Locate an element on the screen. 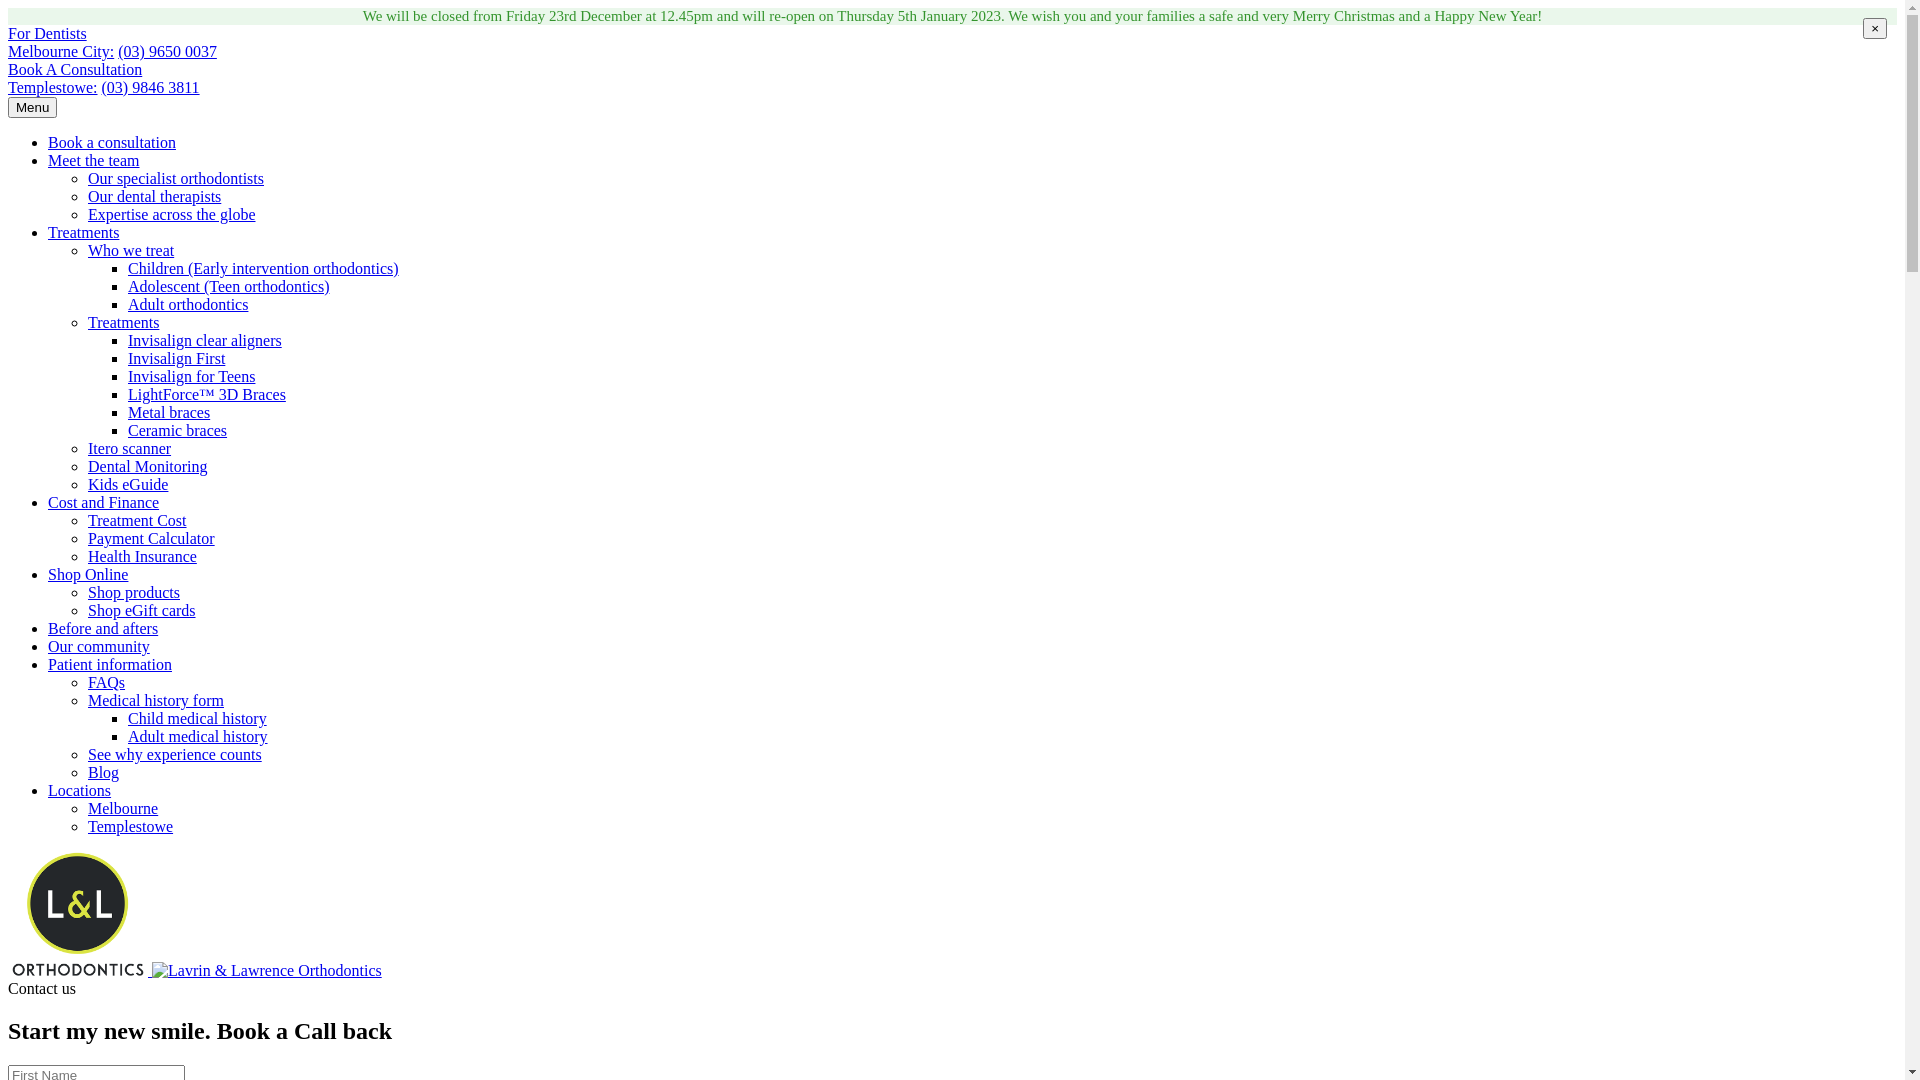 This screenshot has width=1920, height=1080. 'Blog' is located at coordinates (86, 771).